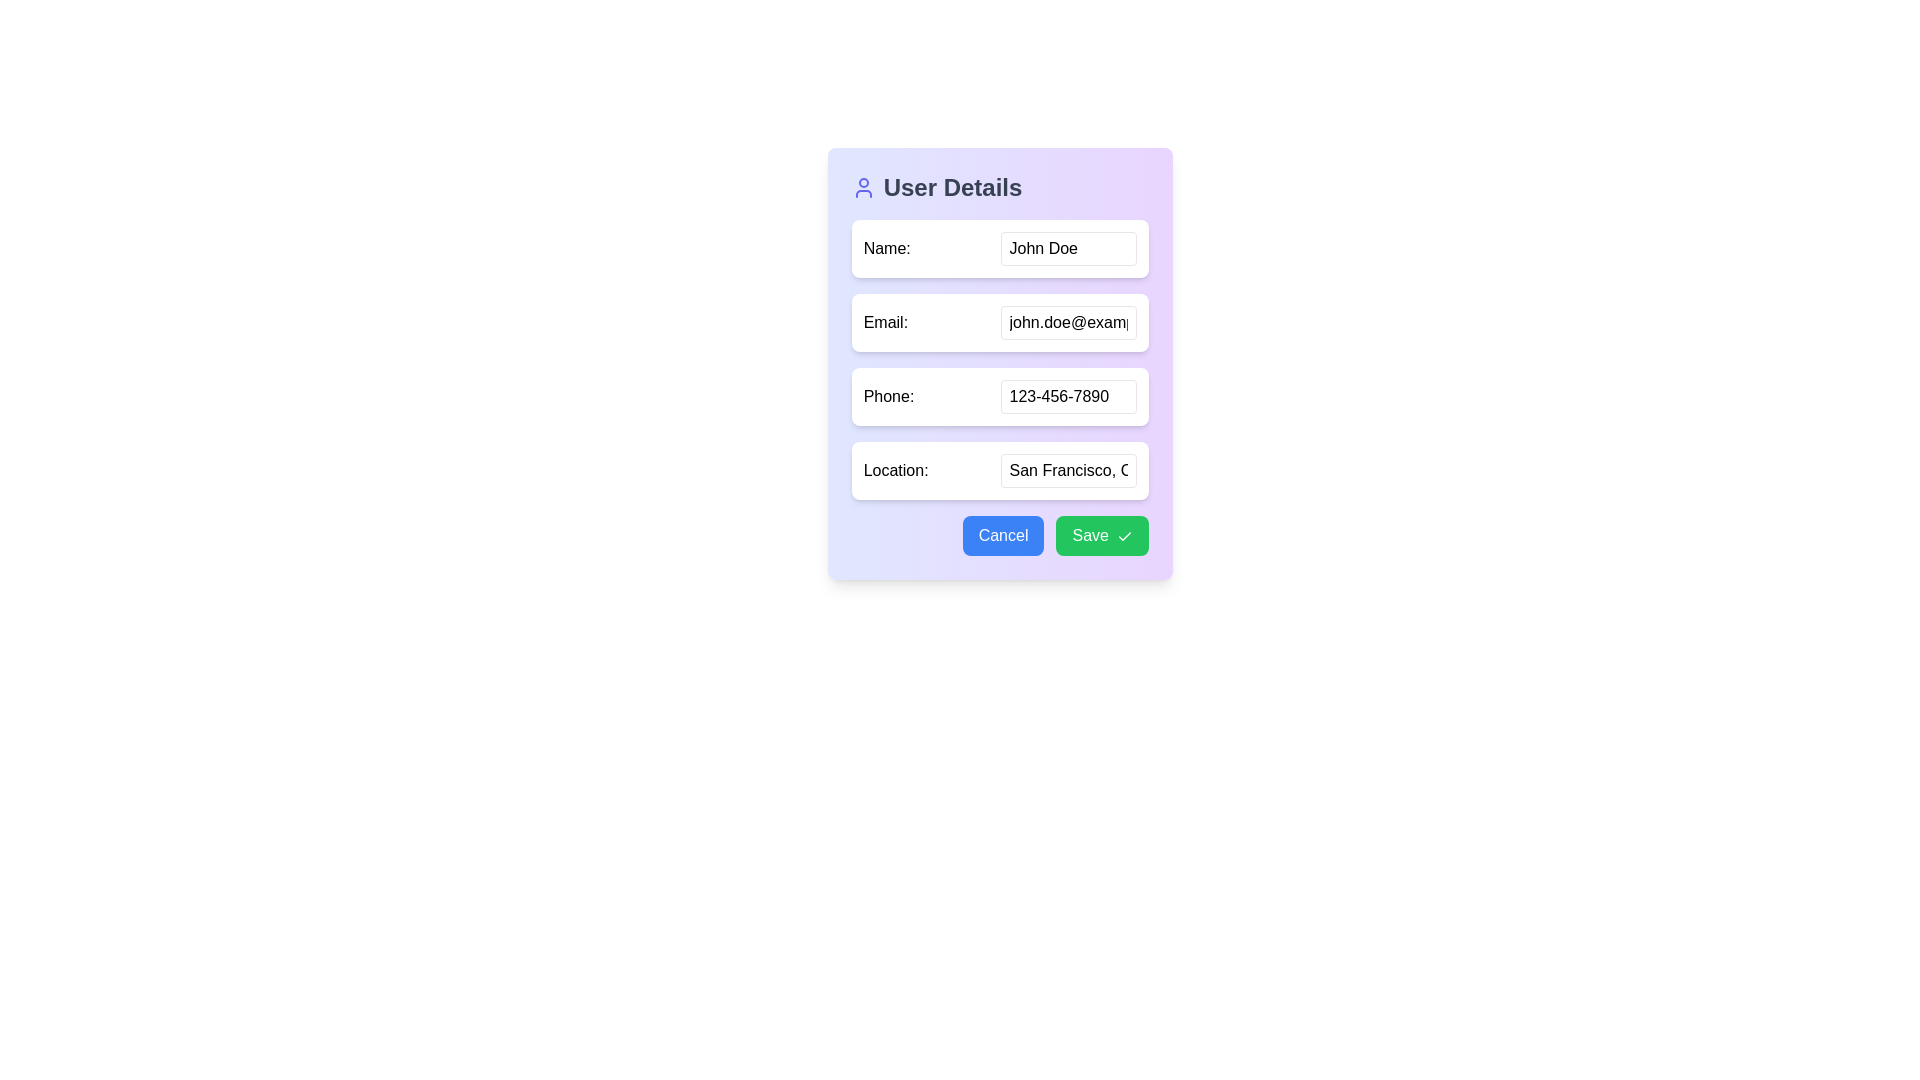 This screenshot has width=1920, height=1080. I want to click on the save button located to the right of the blue 'Cancel' button at the bottom of the user details form, so click(1101, 535).